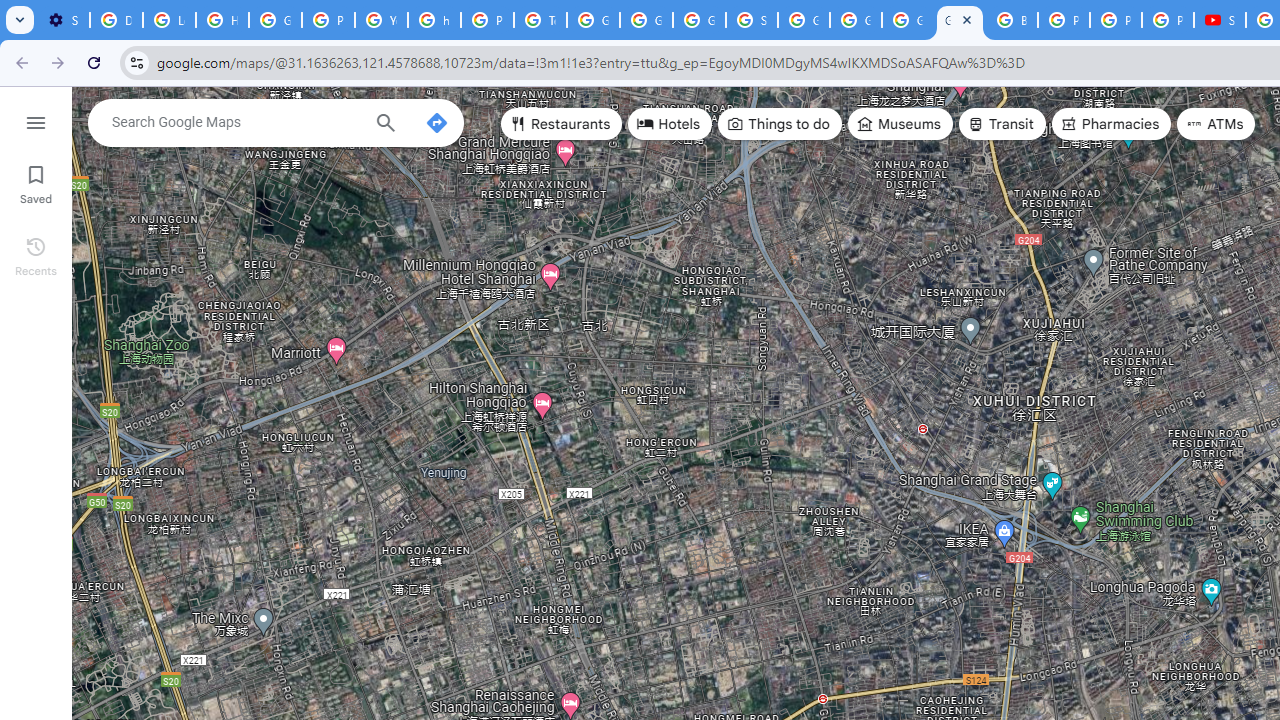  What do you see at coordinates (1063, 20) in the screenshot?
I see `'Privacy Help Center - Policies Help'` at bounding box center [1063, 20].